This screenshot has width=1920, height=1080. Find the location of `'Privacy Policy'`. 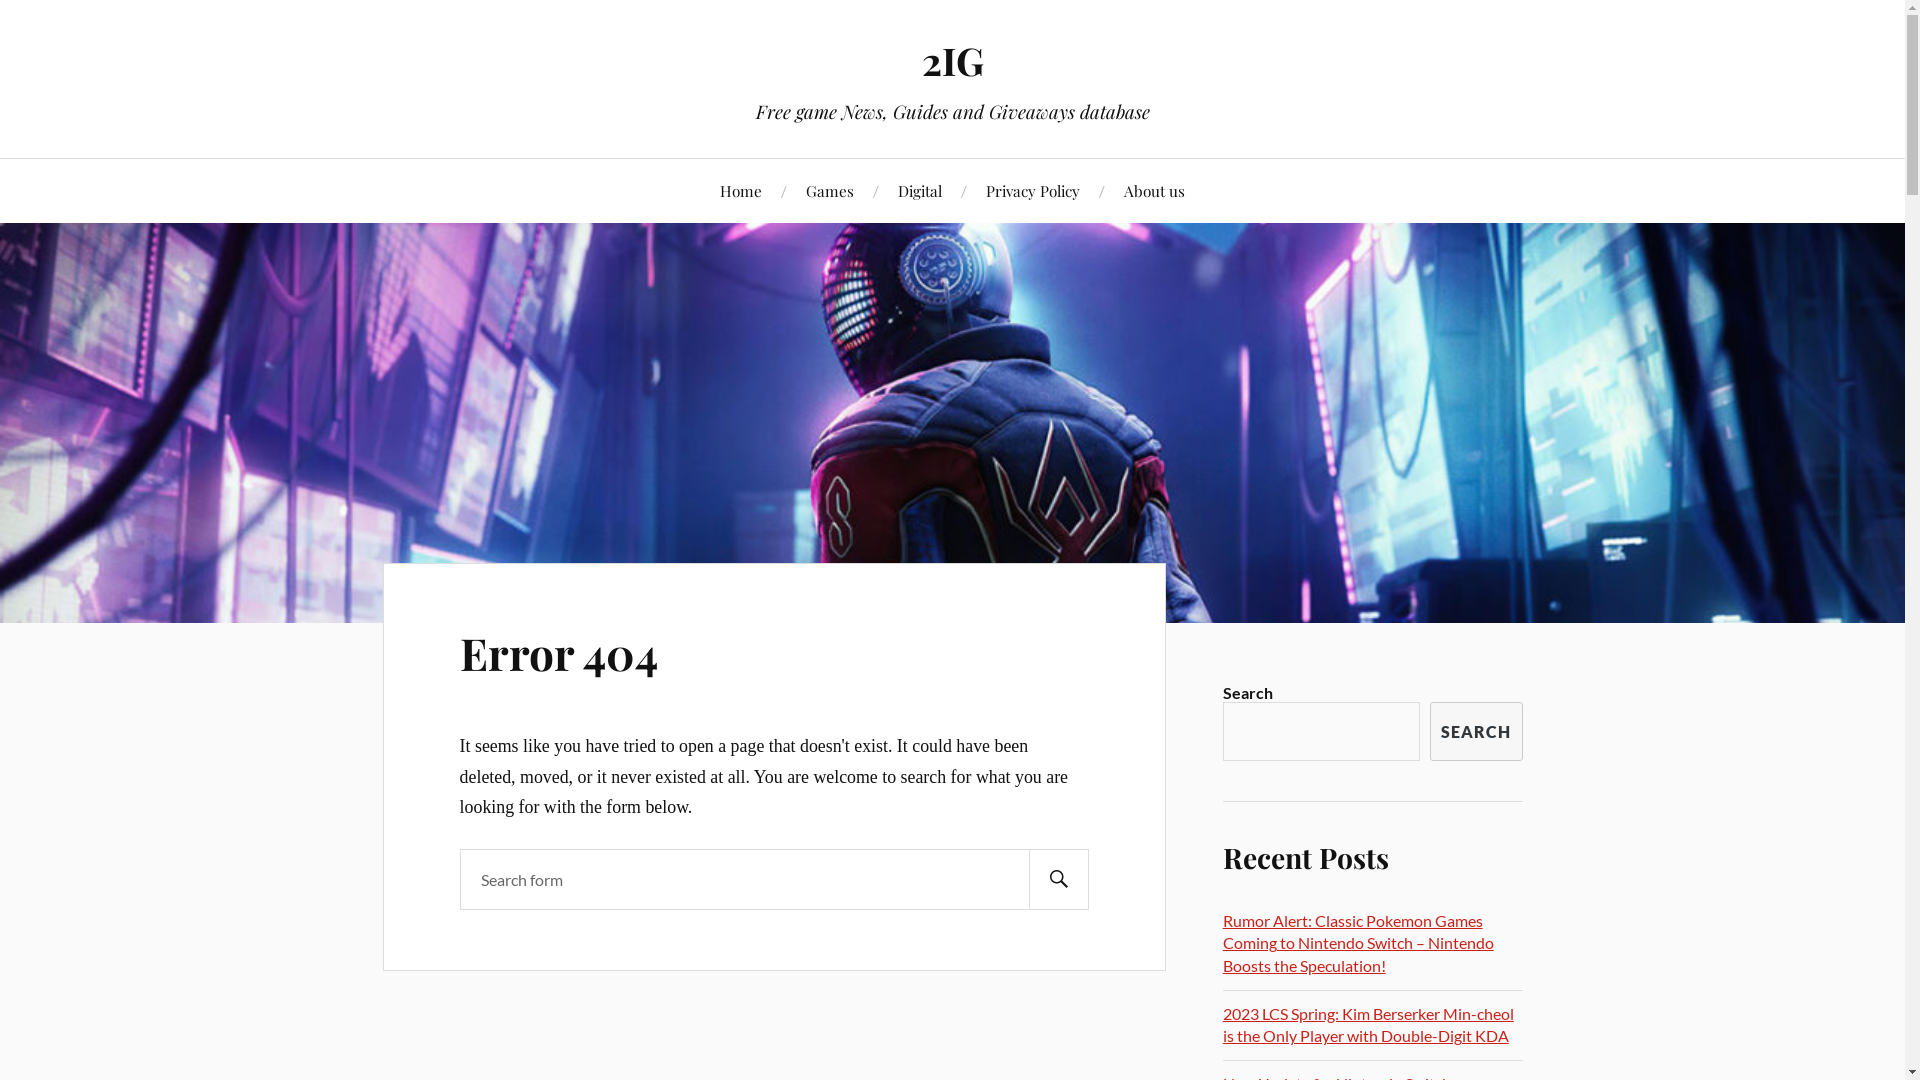

'Privacy Policy' is located at coordinates (1032, 190).